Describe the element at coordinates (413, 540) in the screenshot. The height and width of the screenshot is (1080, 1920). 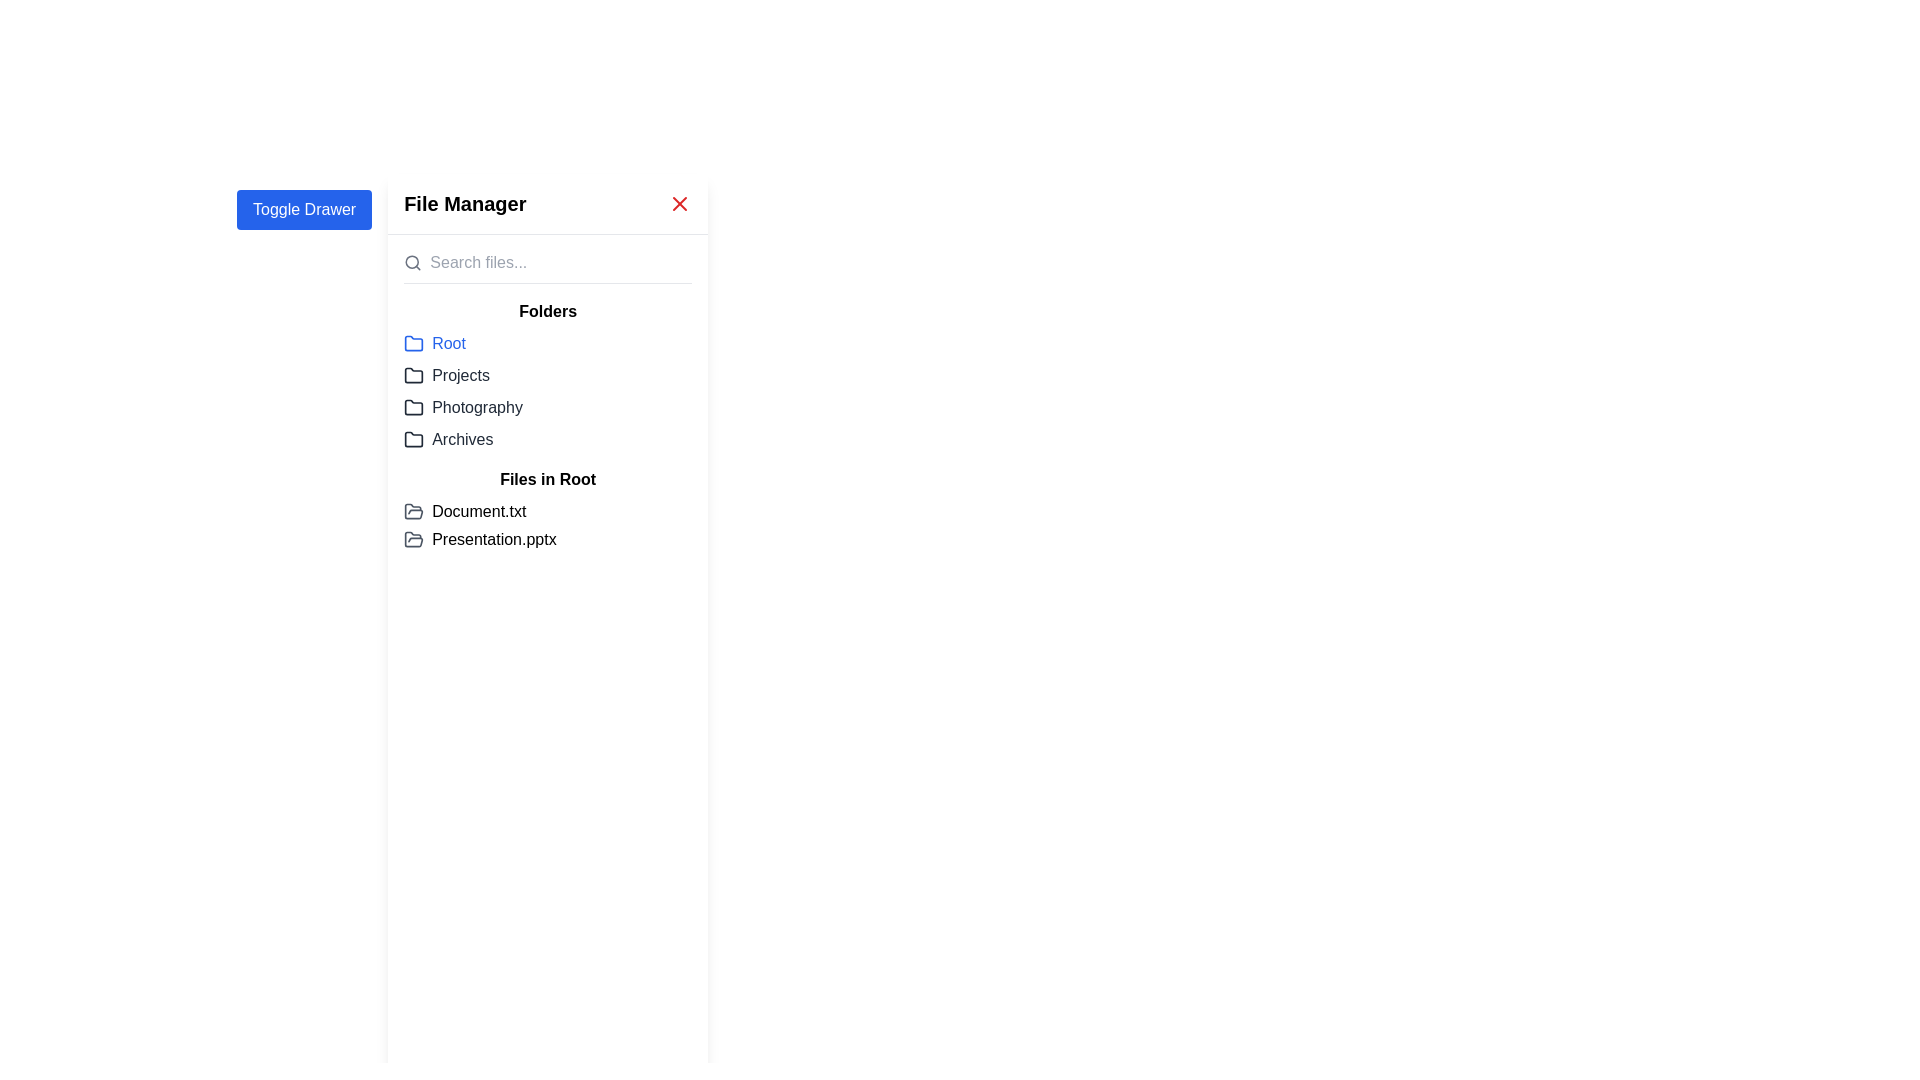
I see `the SVG icon resembling an open folder` at that location.